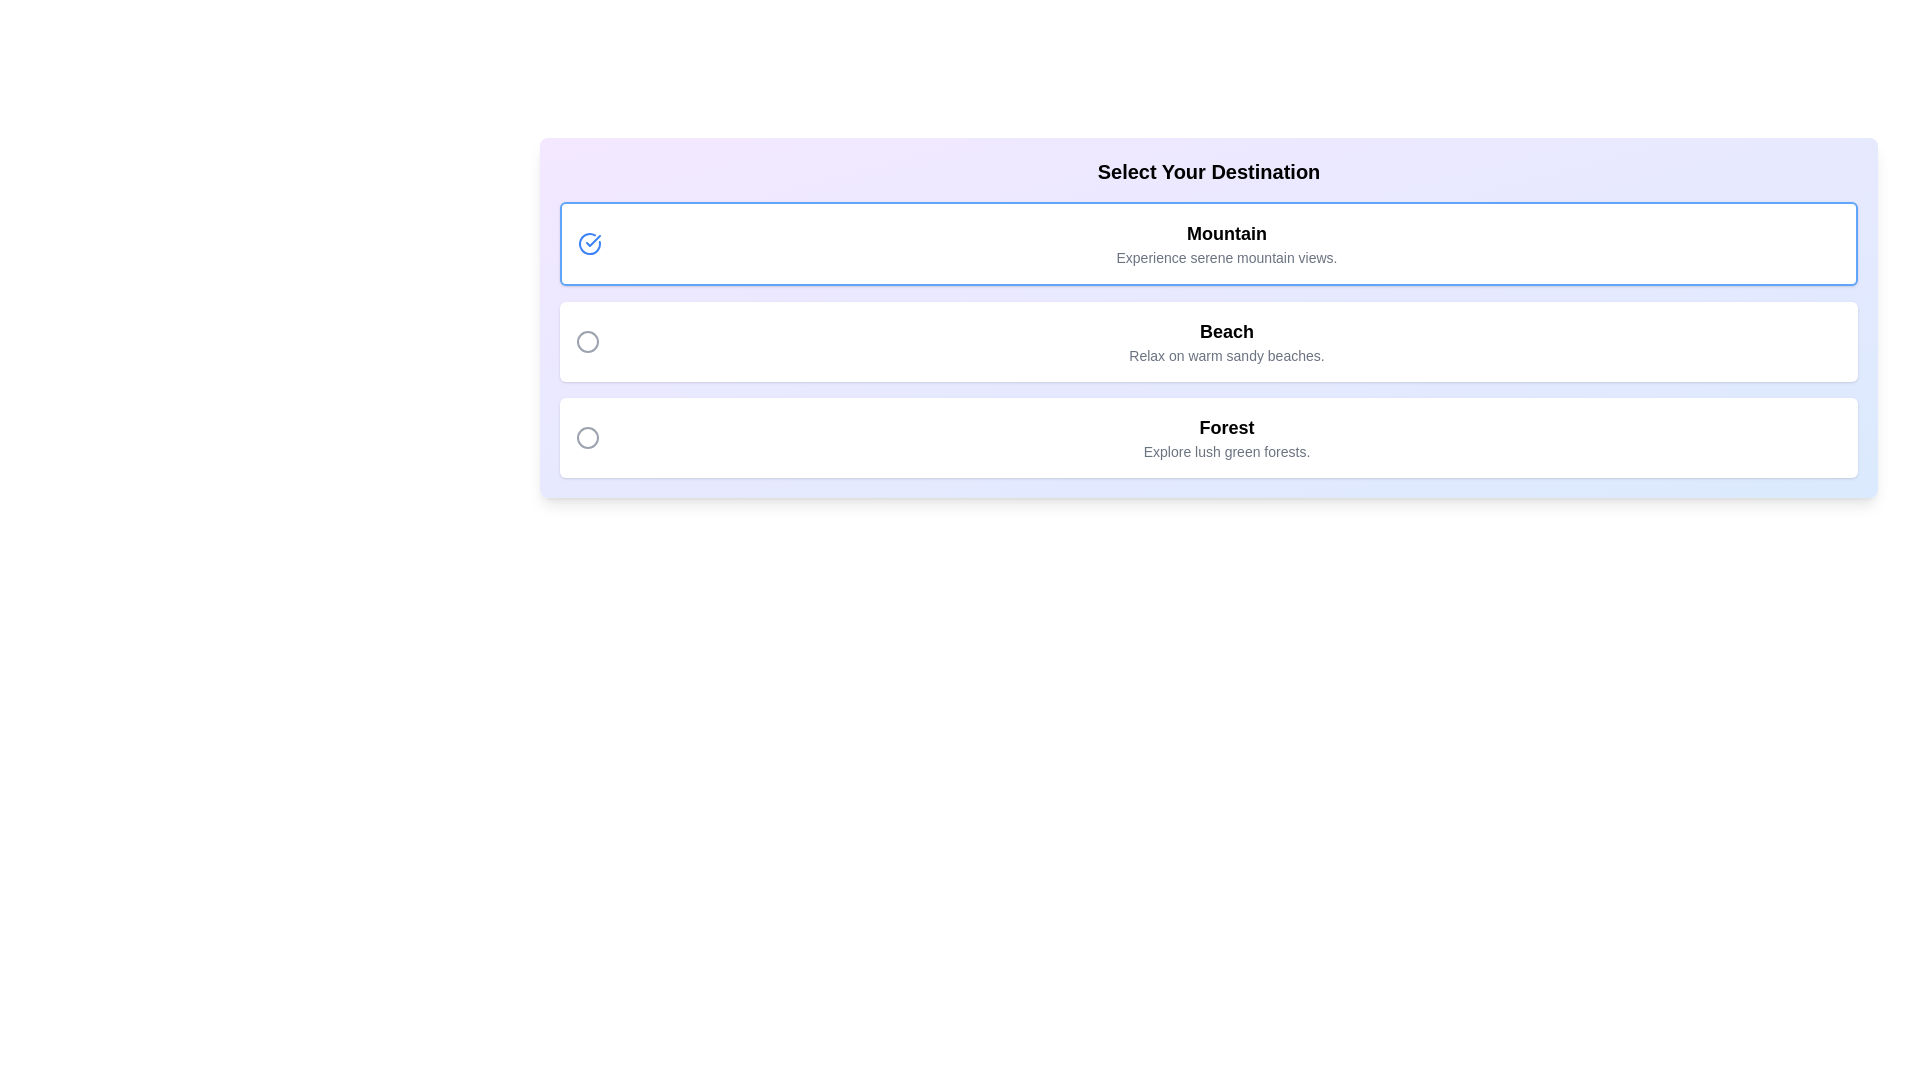 The image size is (1920, 1080). I want to click on the circular selection indicator icon with a blue border and checkmark, so click(589, 242).